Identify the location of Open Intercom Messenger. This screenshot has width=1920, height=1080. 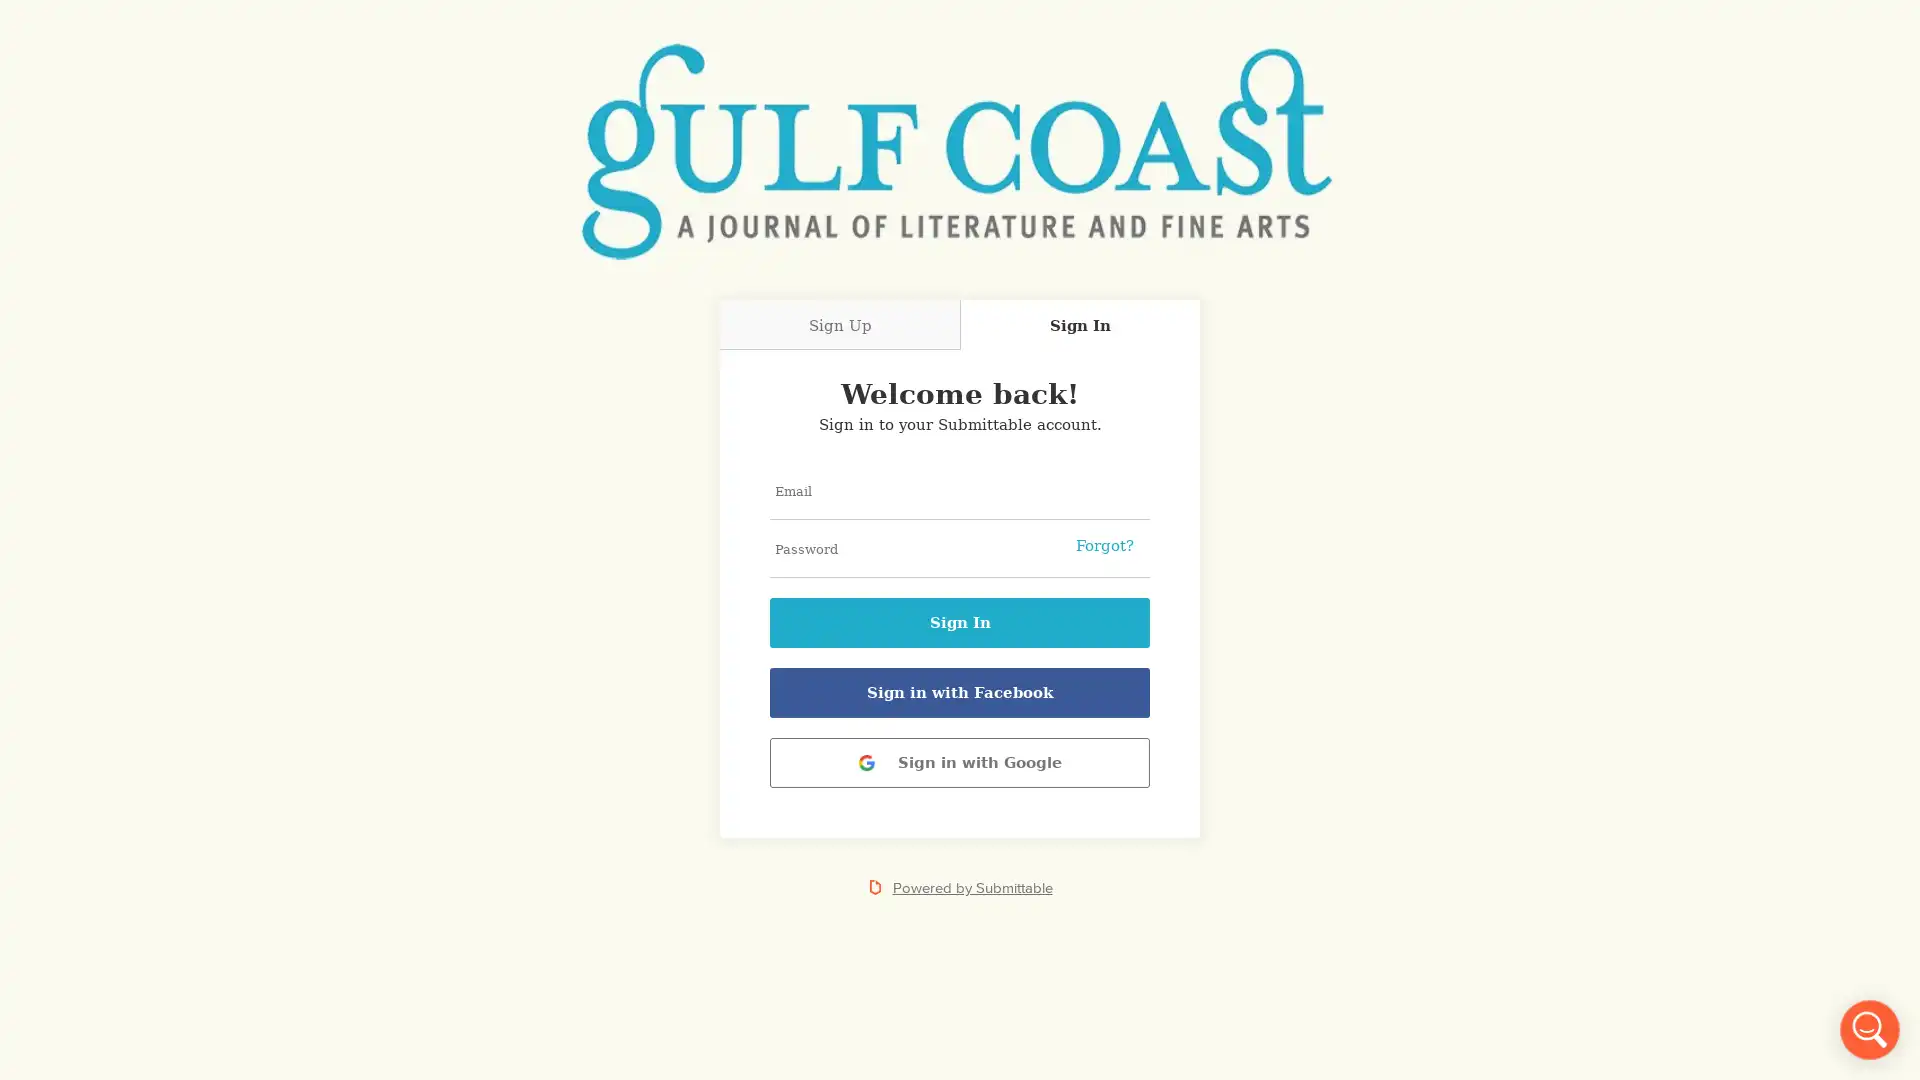
(1869, 1029).